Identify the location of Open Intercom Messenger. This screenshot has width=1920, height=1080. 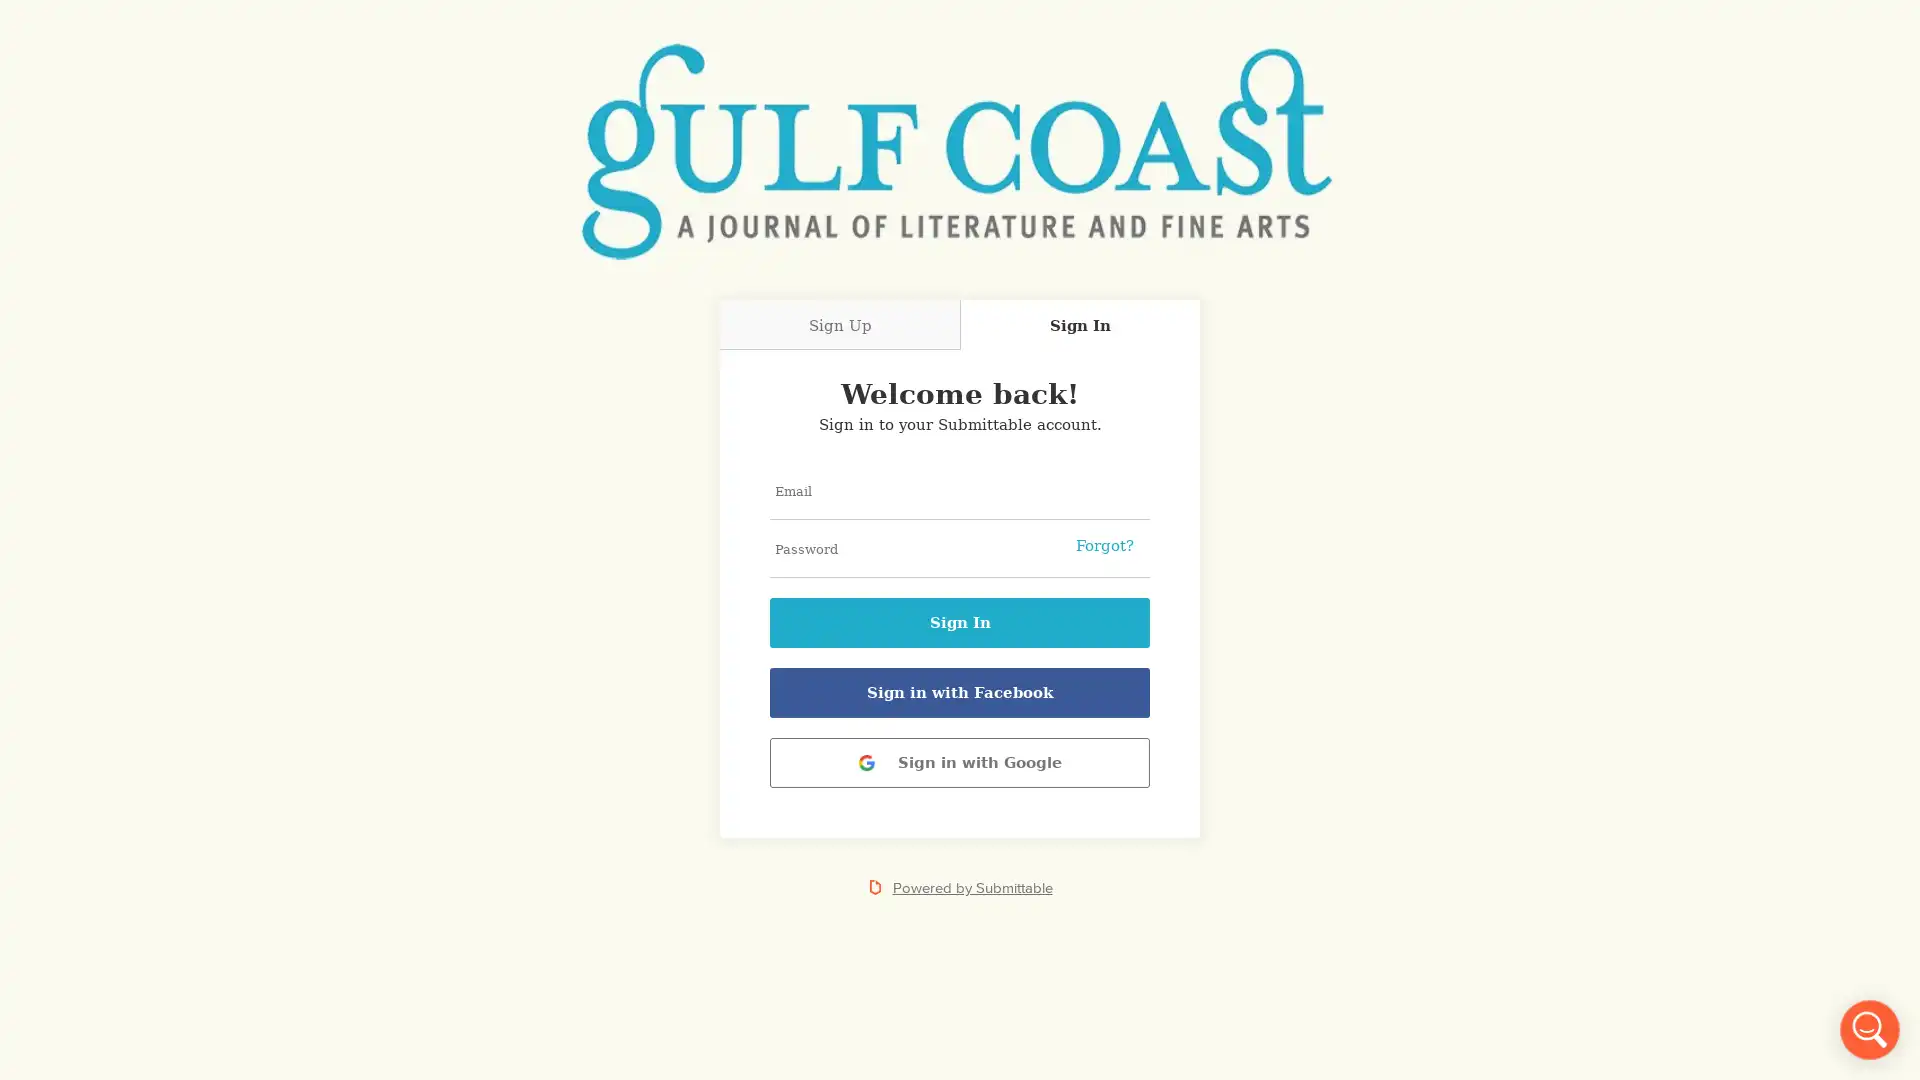
(1869, 1029).